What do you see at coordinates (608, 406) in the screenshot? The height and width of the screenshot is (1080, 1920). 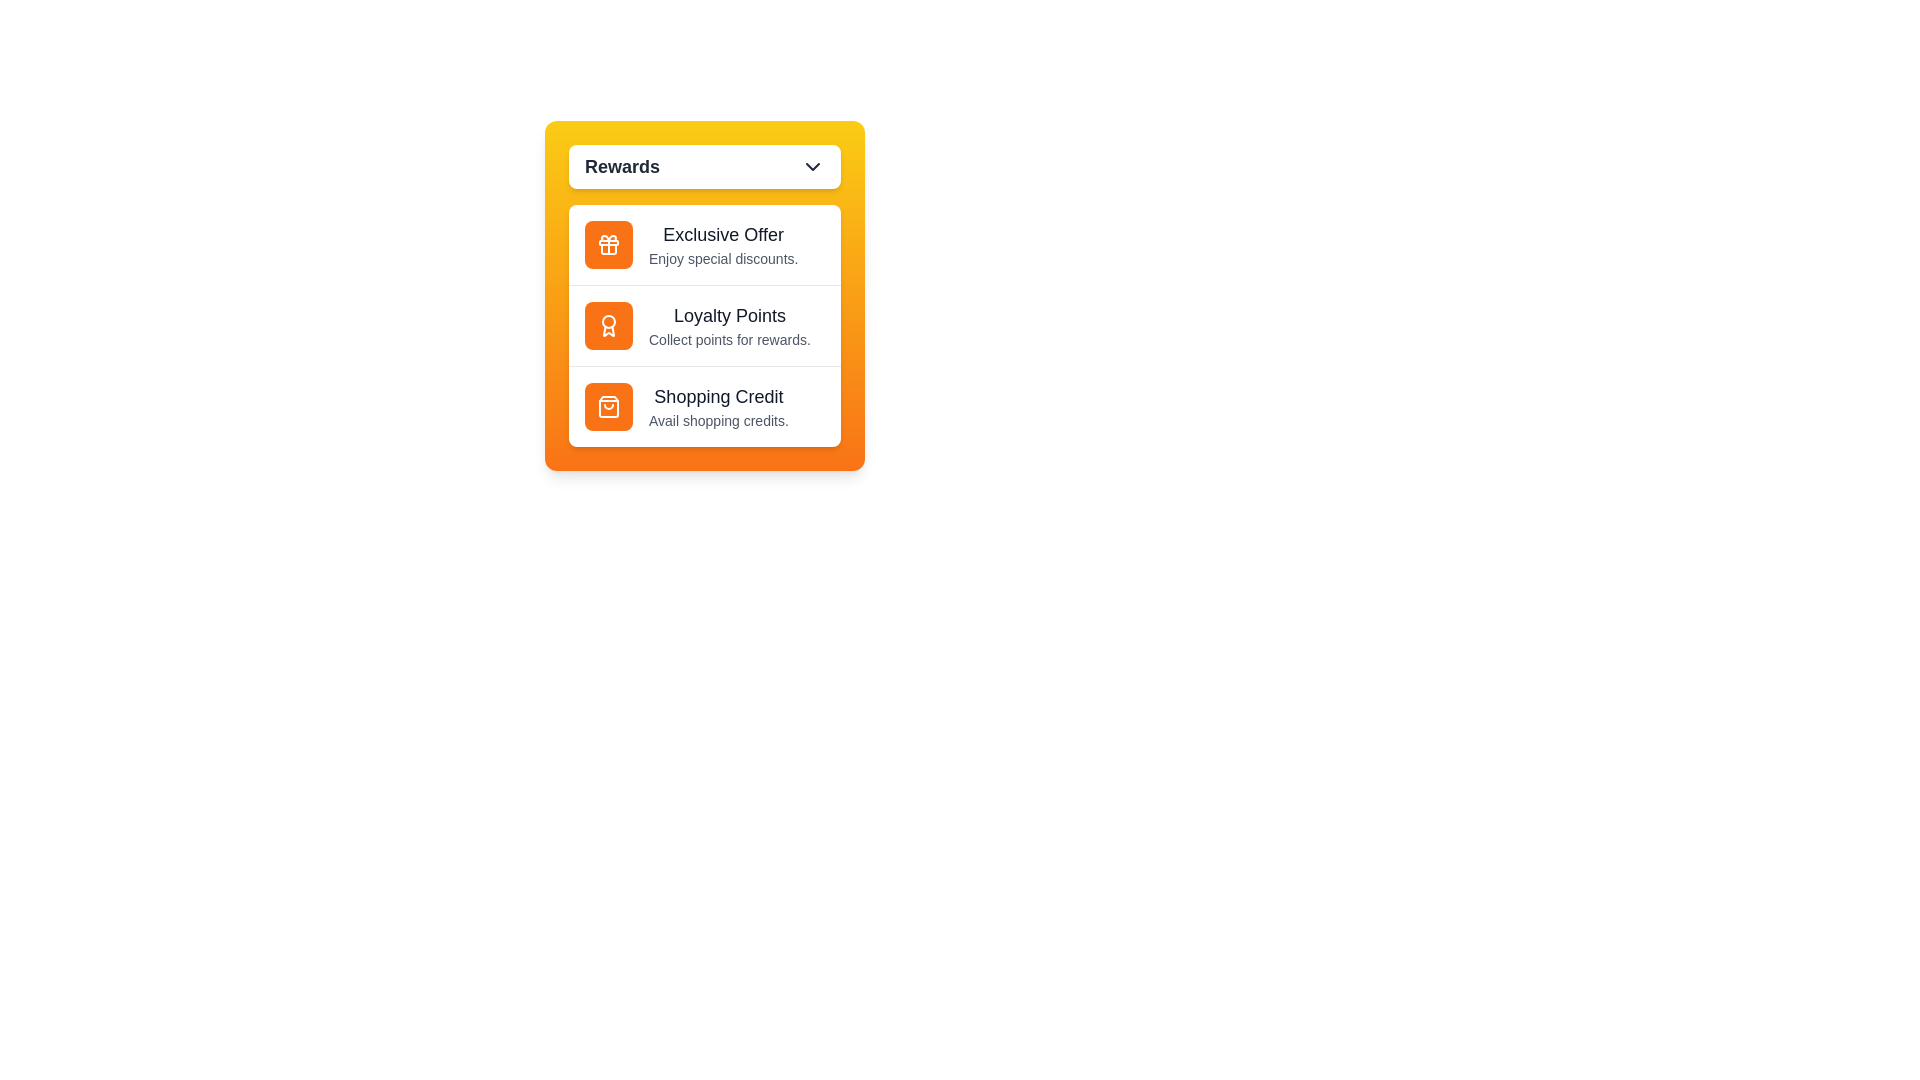 I see `the shopping bag icon located in the 'Shopping Credit' segment of the rewards card interface, which features a compact orange background and white lines representing a shopping bag` at bounding box center [608, 406].